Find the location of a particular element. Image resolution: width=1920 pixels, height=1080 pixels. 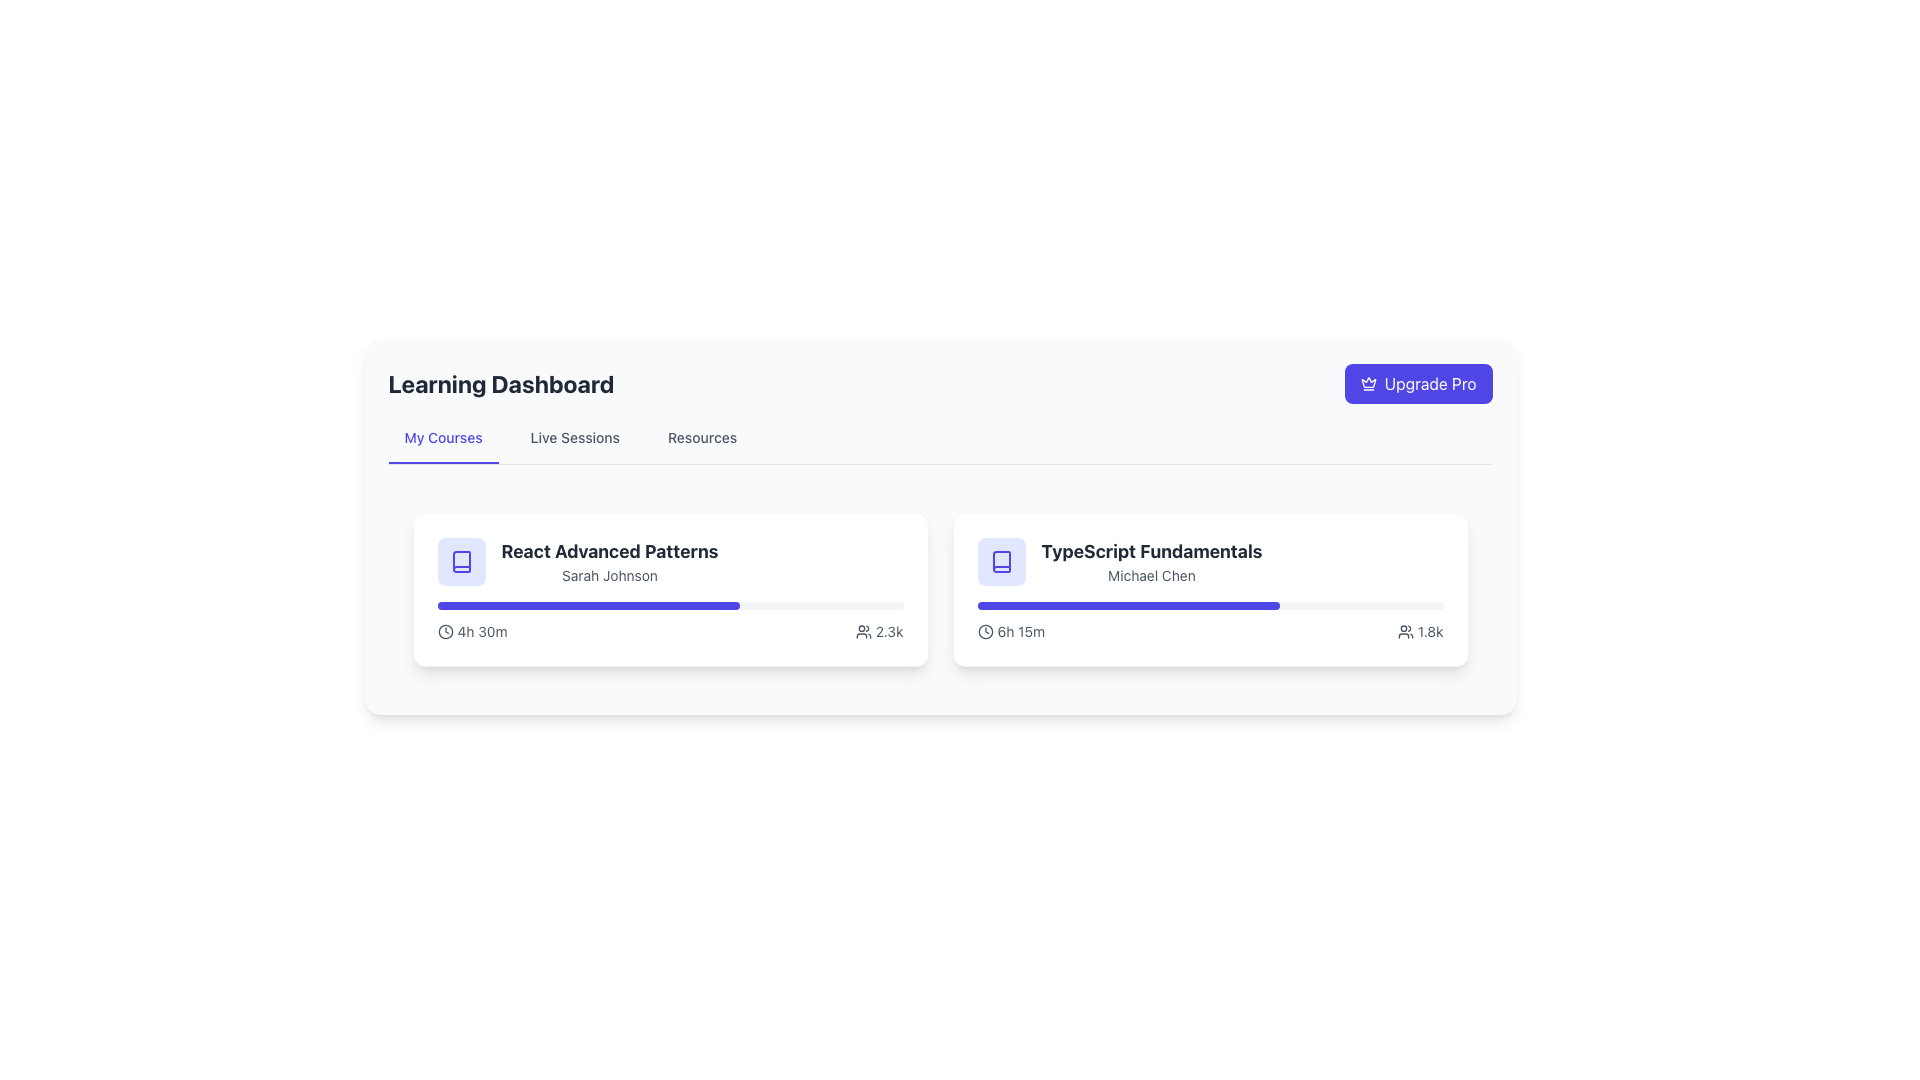

informative text element displaying '4h 30m' with associated icons, located below the progress bar in the 'React Advanced Patterns' card is located at coordinates (670, 632).